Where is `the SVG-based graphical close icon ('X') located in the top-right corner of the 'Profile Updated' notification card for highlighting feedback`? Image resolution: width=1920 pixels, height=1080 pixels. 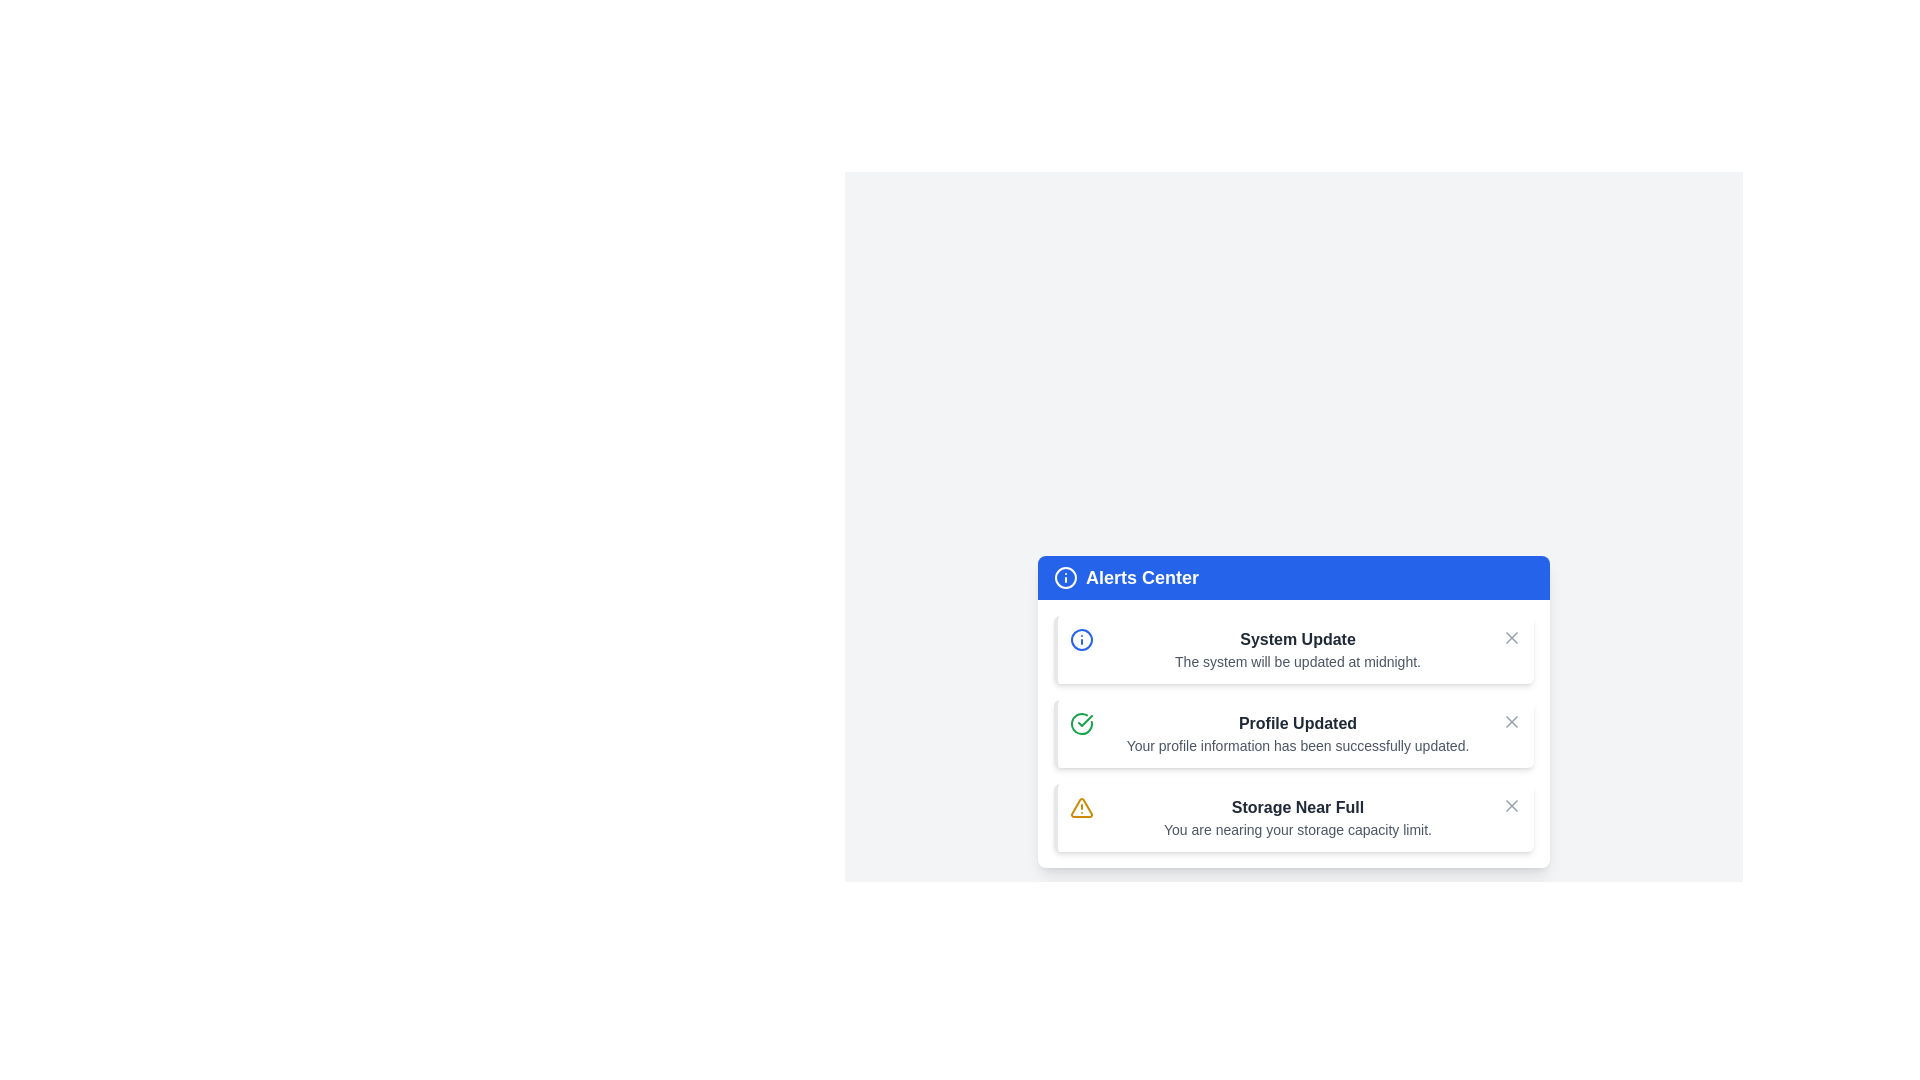
the SVG-based graphical close icon ('X') located in the top-right corner of the 'Profile Updated' notification card for highlighting feedback is located at coordinates (1512, 721).